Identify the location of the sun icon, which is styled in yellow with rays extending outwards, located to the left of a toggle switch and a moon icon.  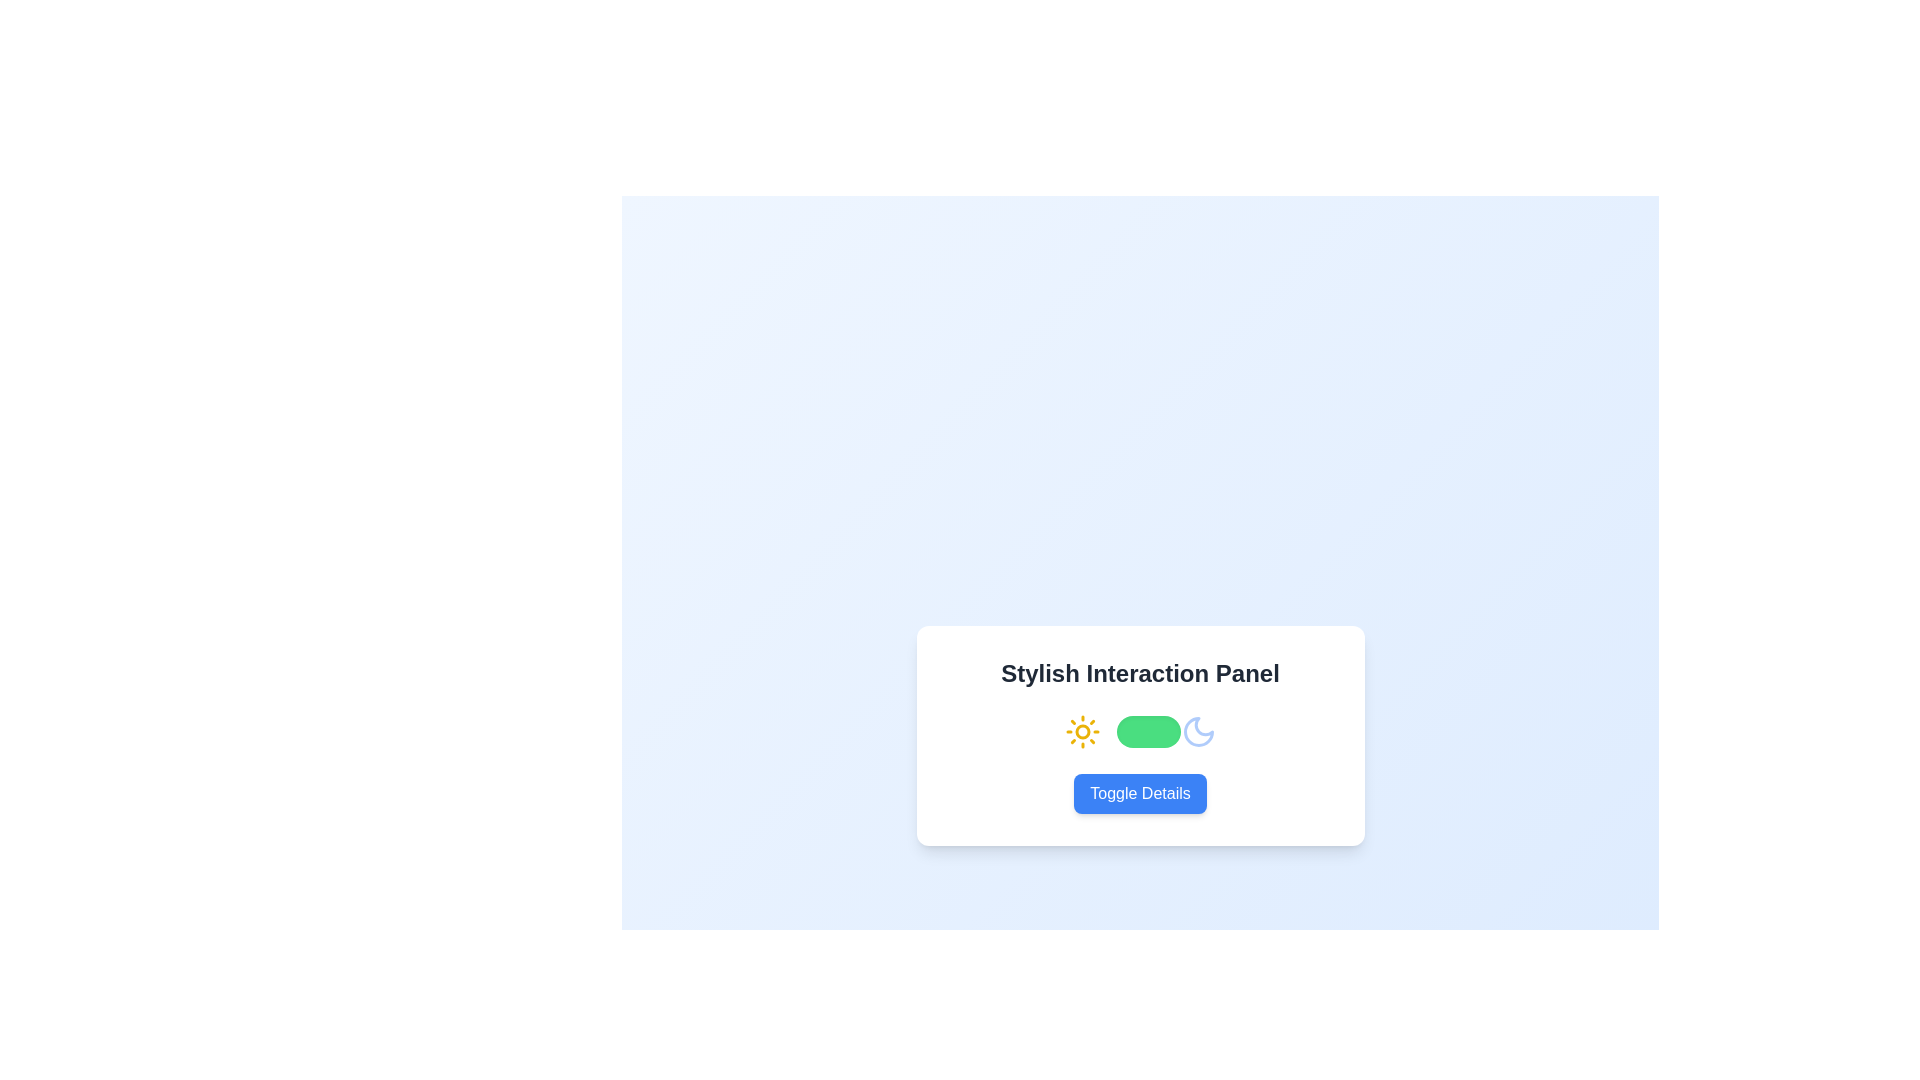
(1081, 732).